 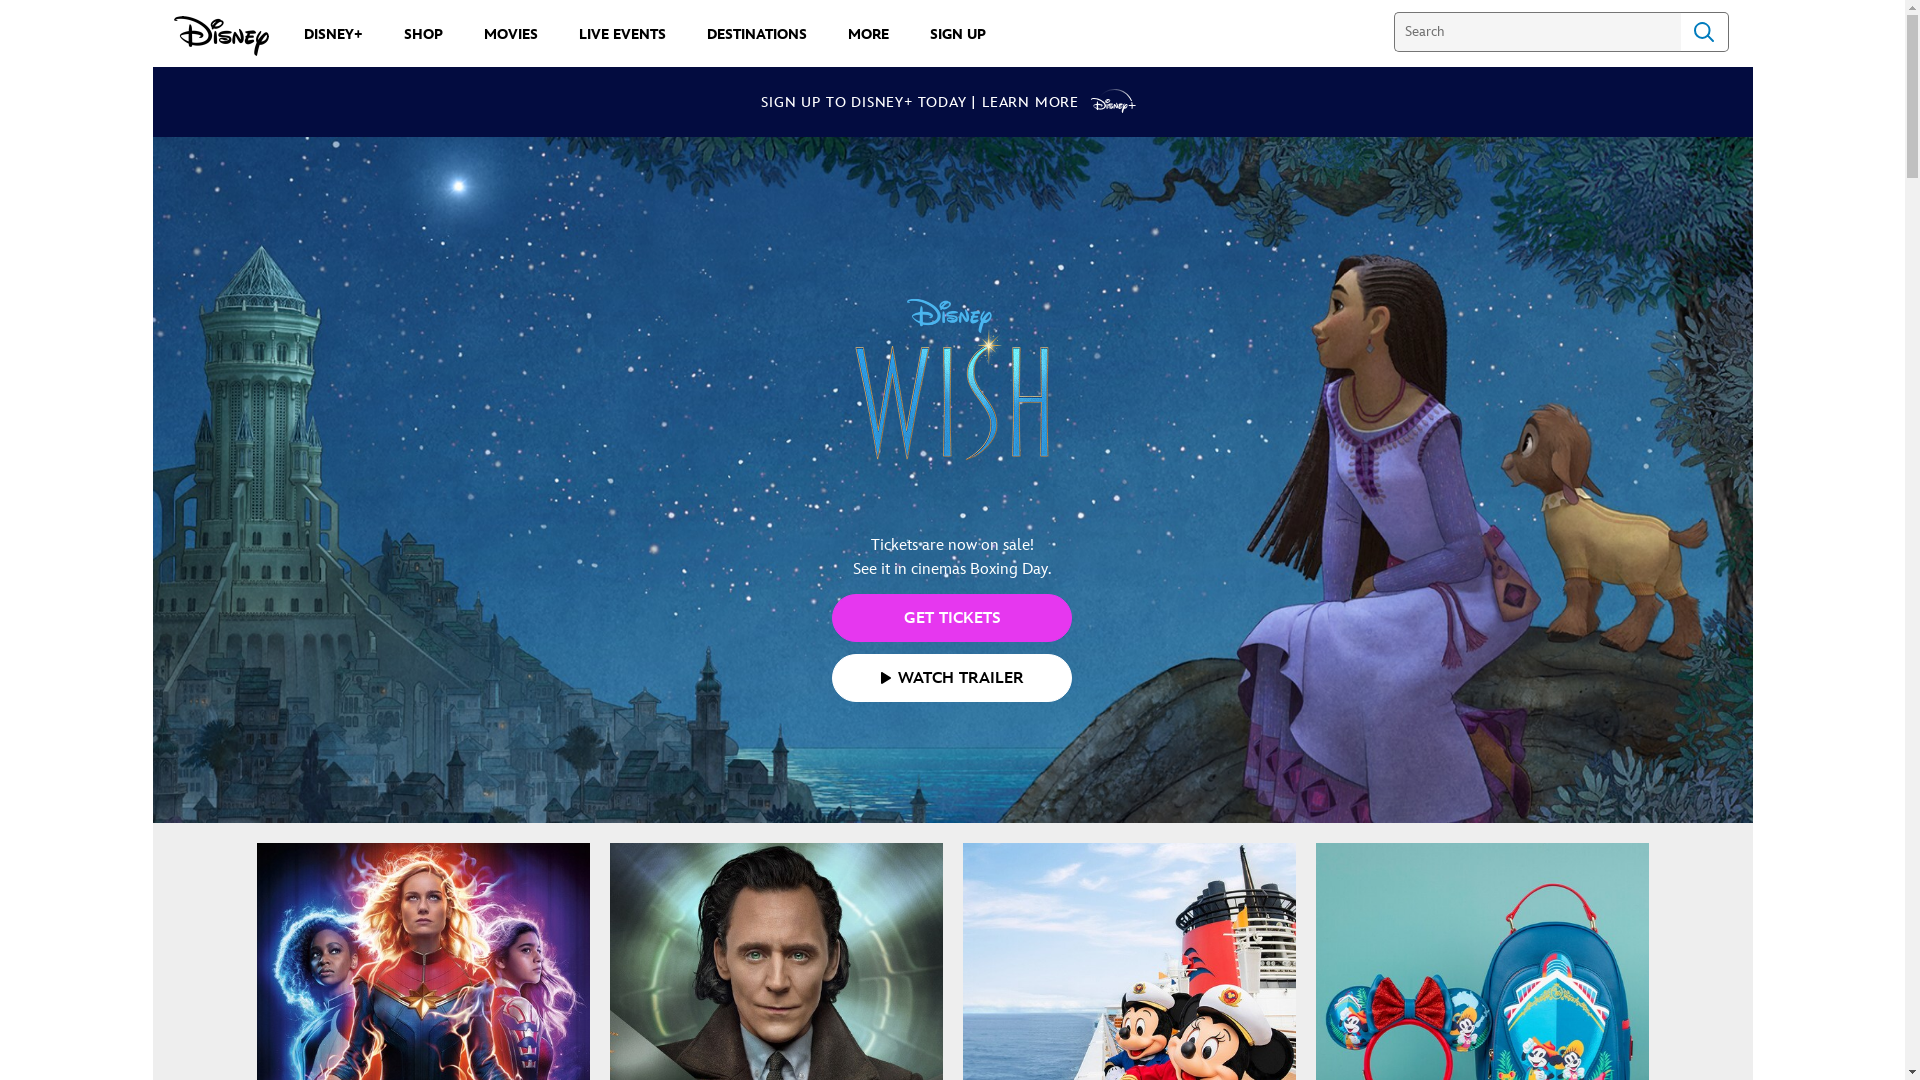 What do you see at coordinates (333, 33) in the screenshot?
I see `'DISNEY+'` at bounding box center [333, 33].